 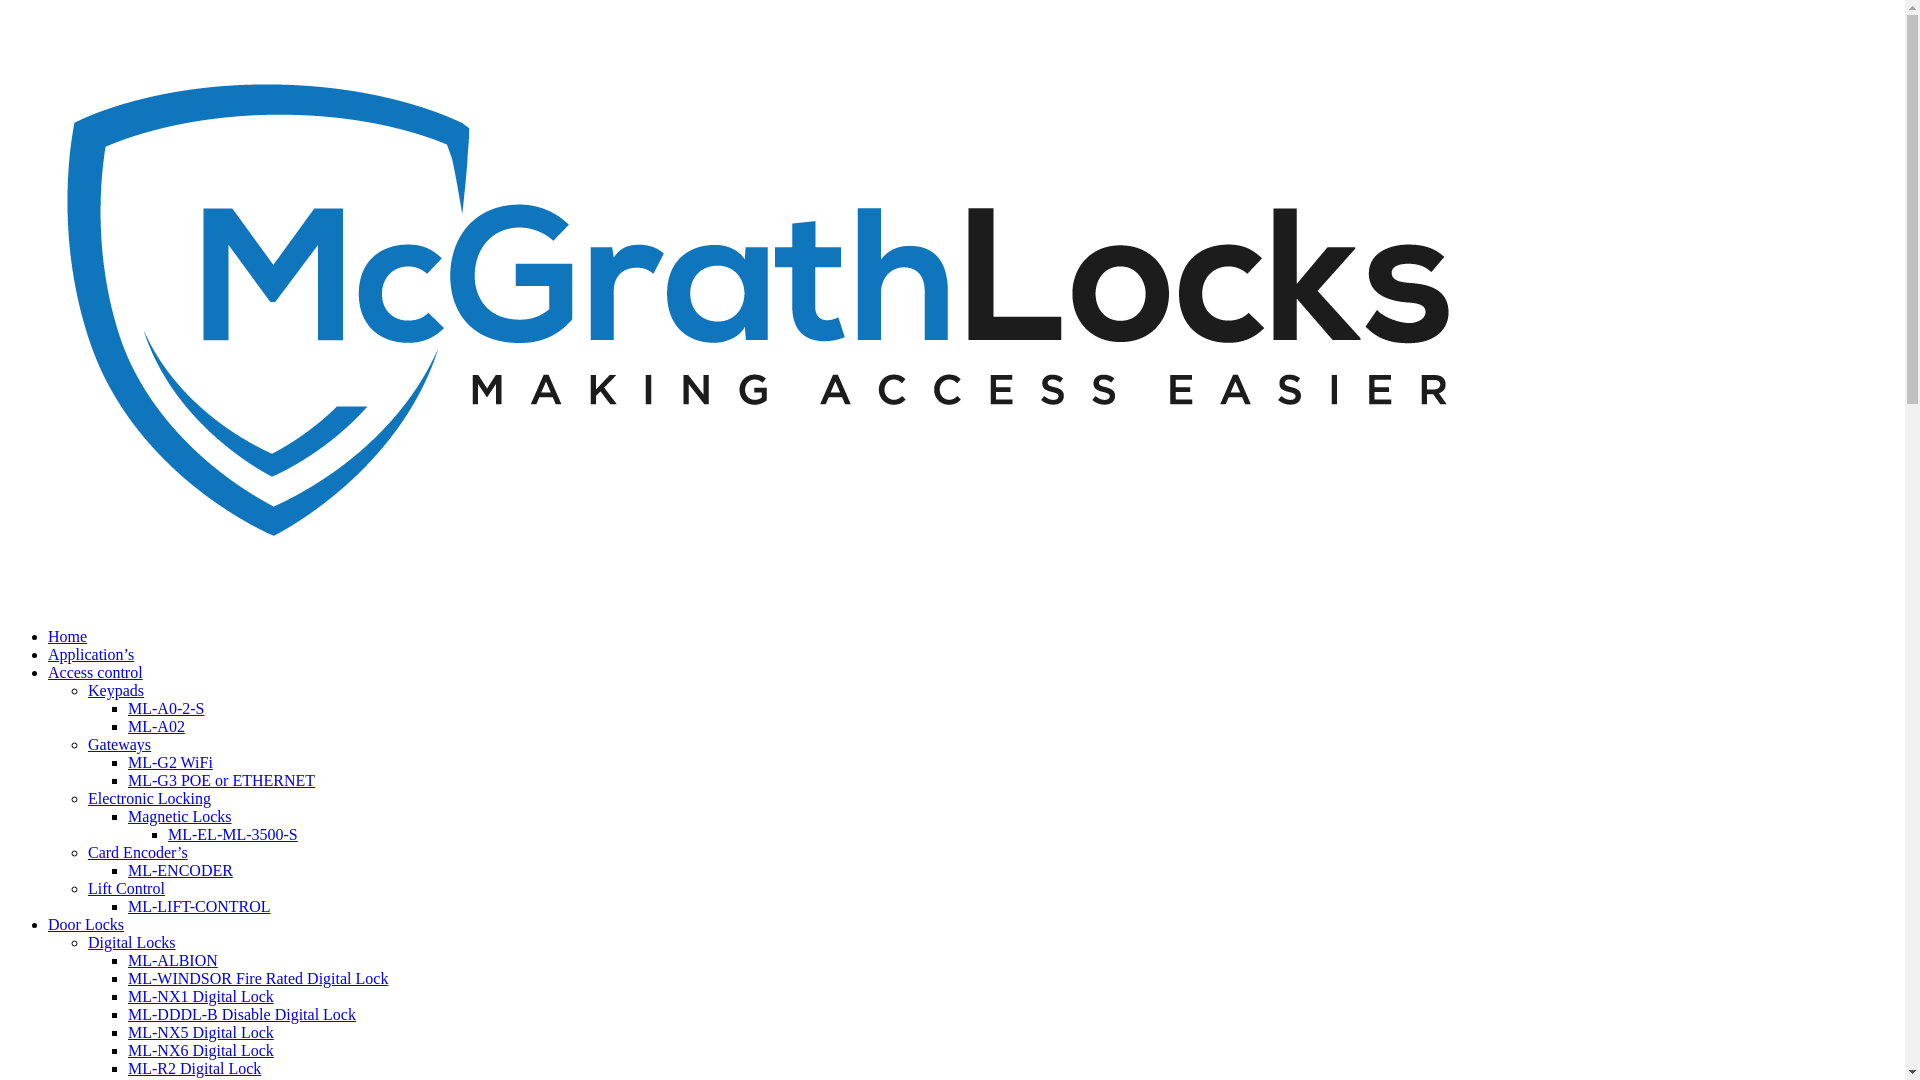 I want to click on 'Gateways', so click(x=118, y=744).